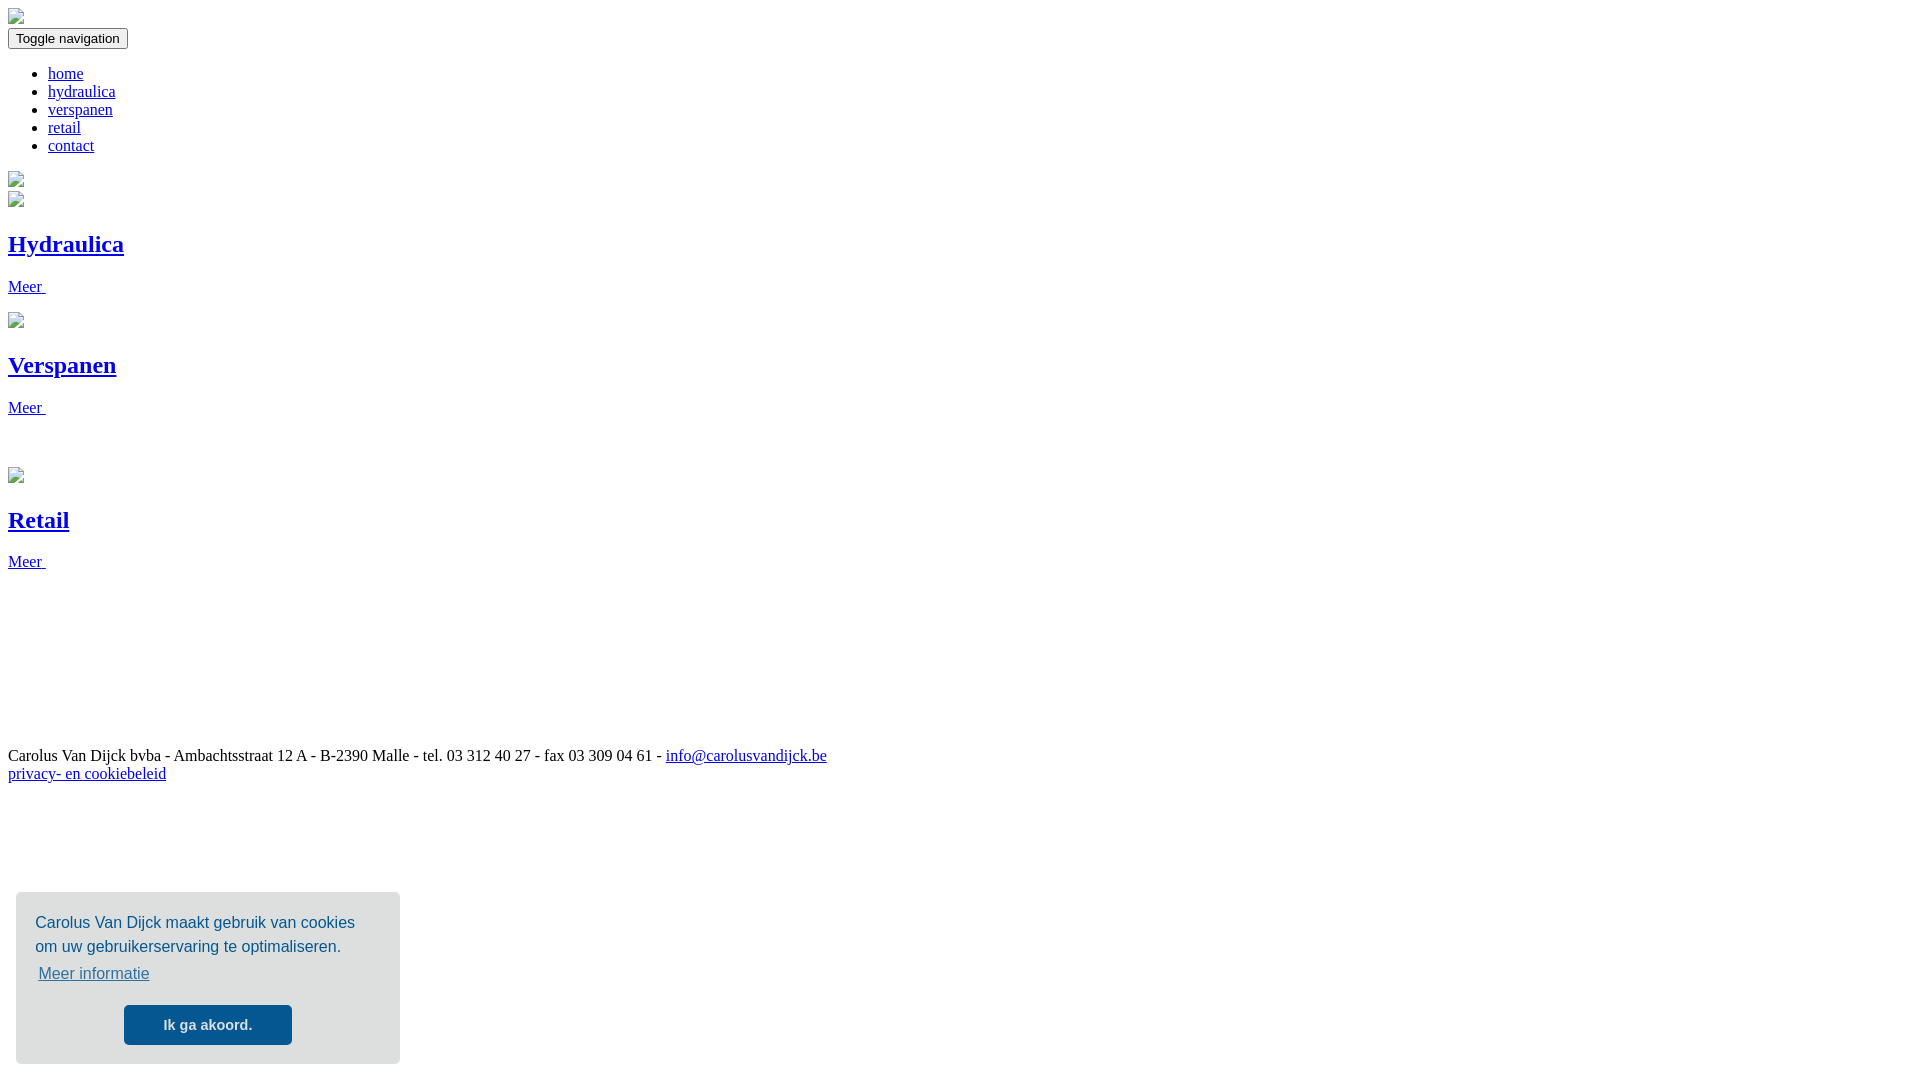 The image size is (1920, 1080). Describe the element at coordinates (66, 72) in the screenshot. I see `'home'` at that location.